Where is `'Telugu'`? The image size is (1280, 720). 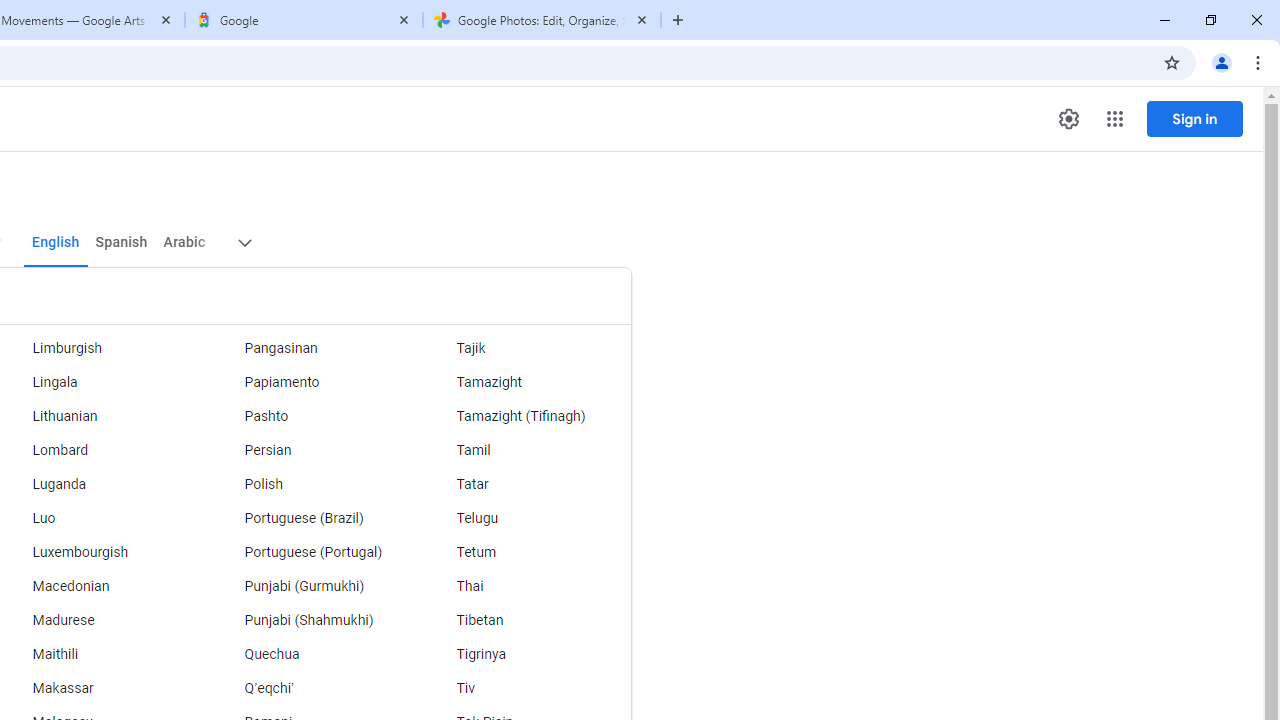
'Telugu' is located at coordinates (525, 518).